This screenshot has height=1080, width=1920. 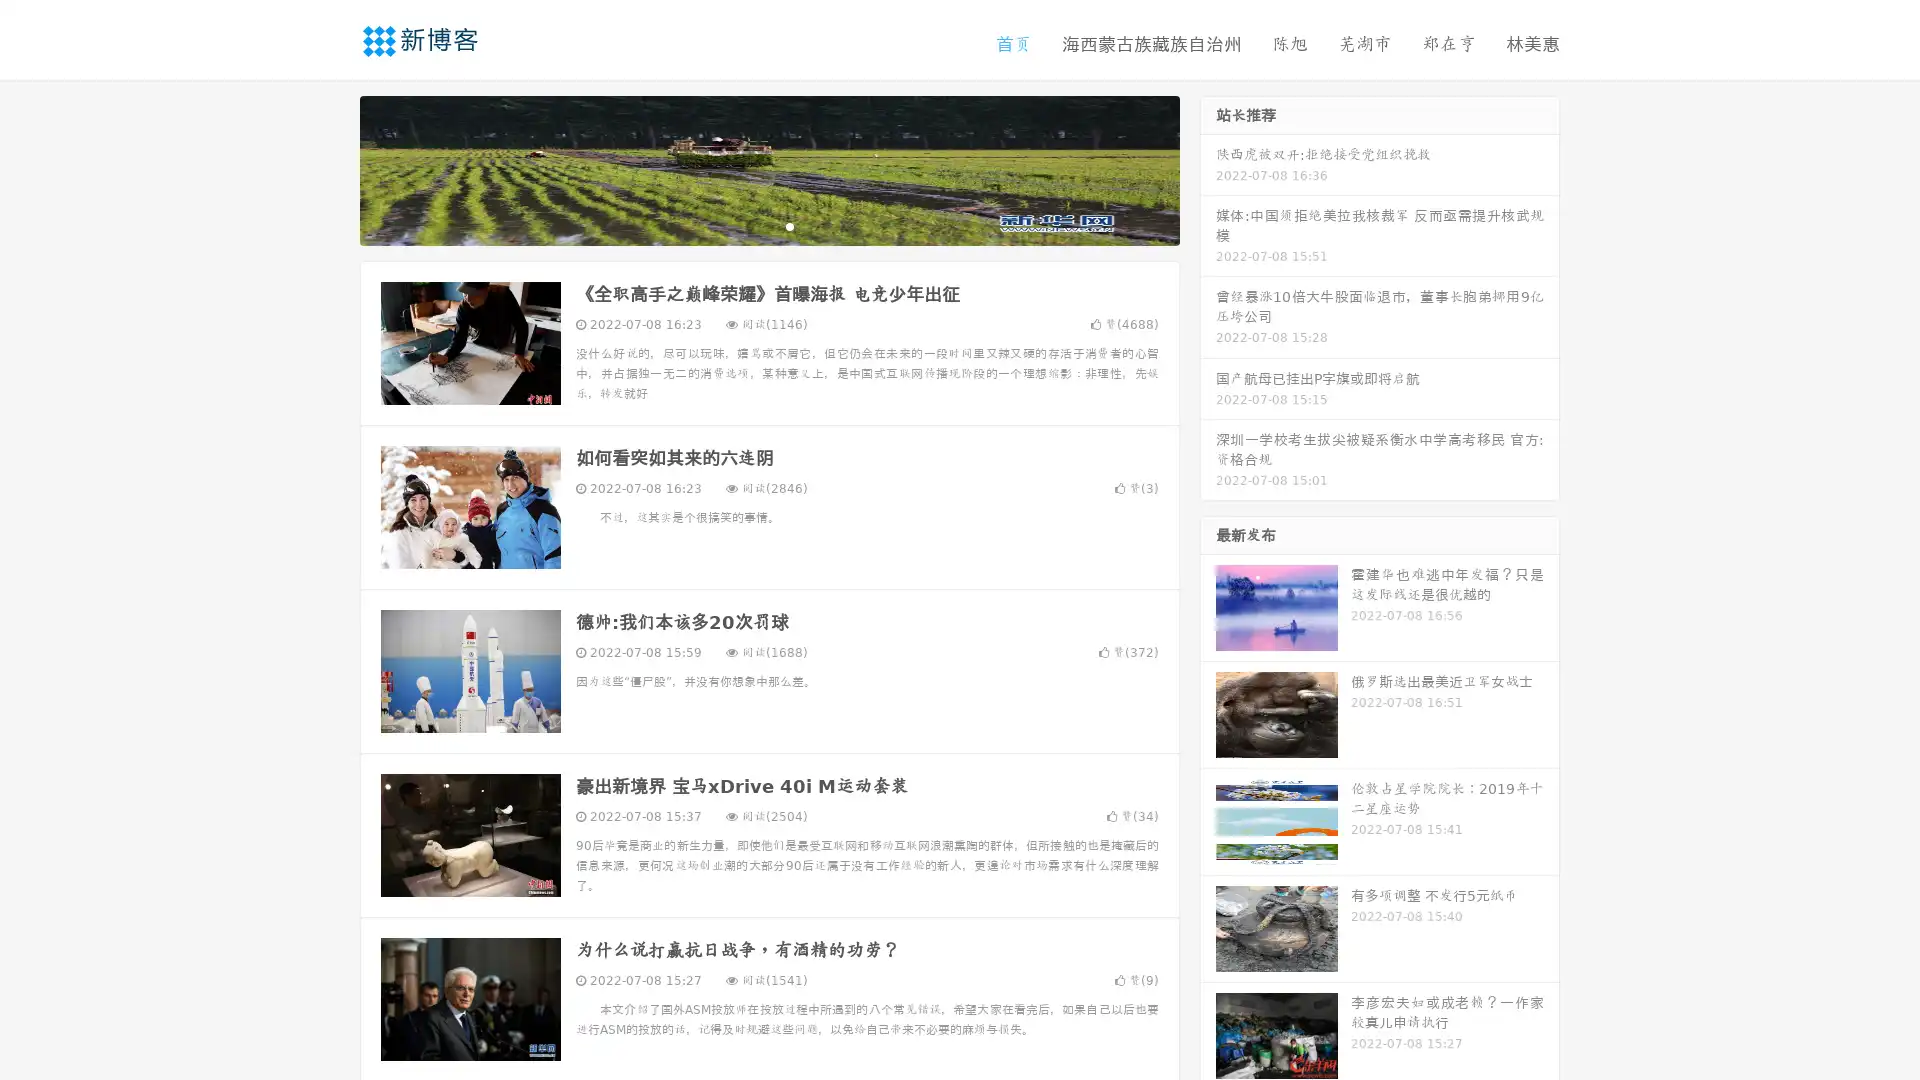 I want to click on Go to slide 1, so click(x=748, y=225).